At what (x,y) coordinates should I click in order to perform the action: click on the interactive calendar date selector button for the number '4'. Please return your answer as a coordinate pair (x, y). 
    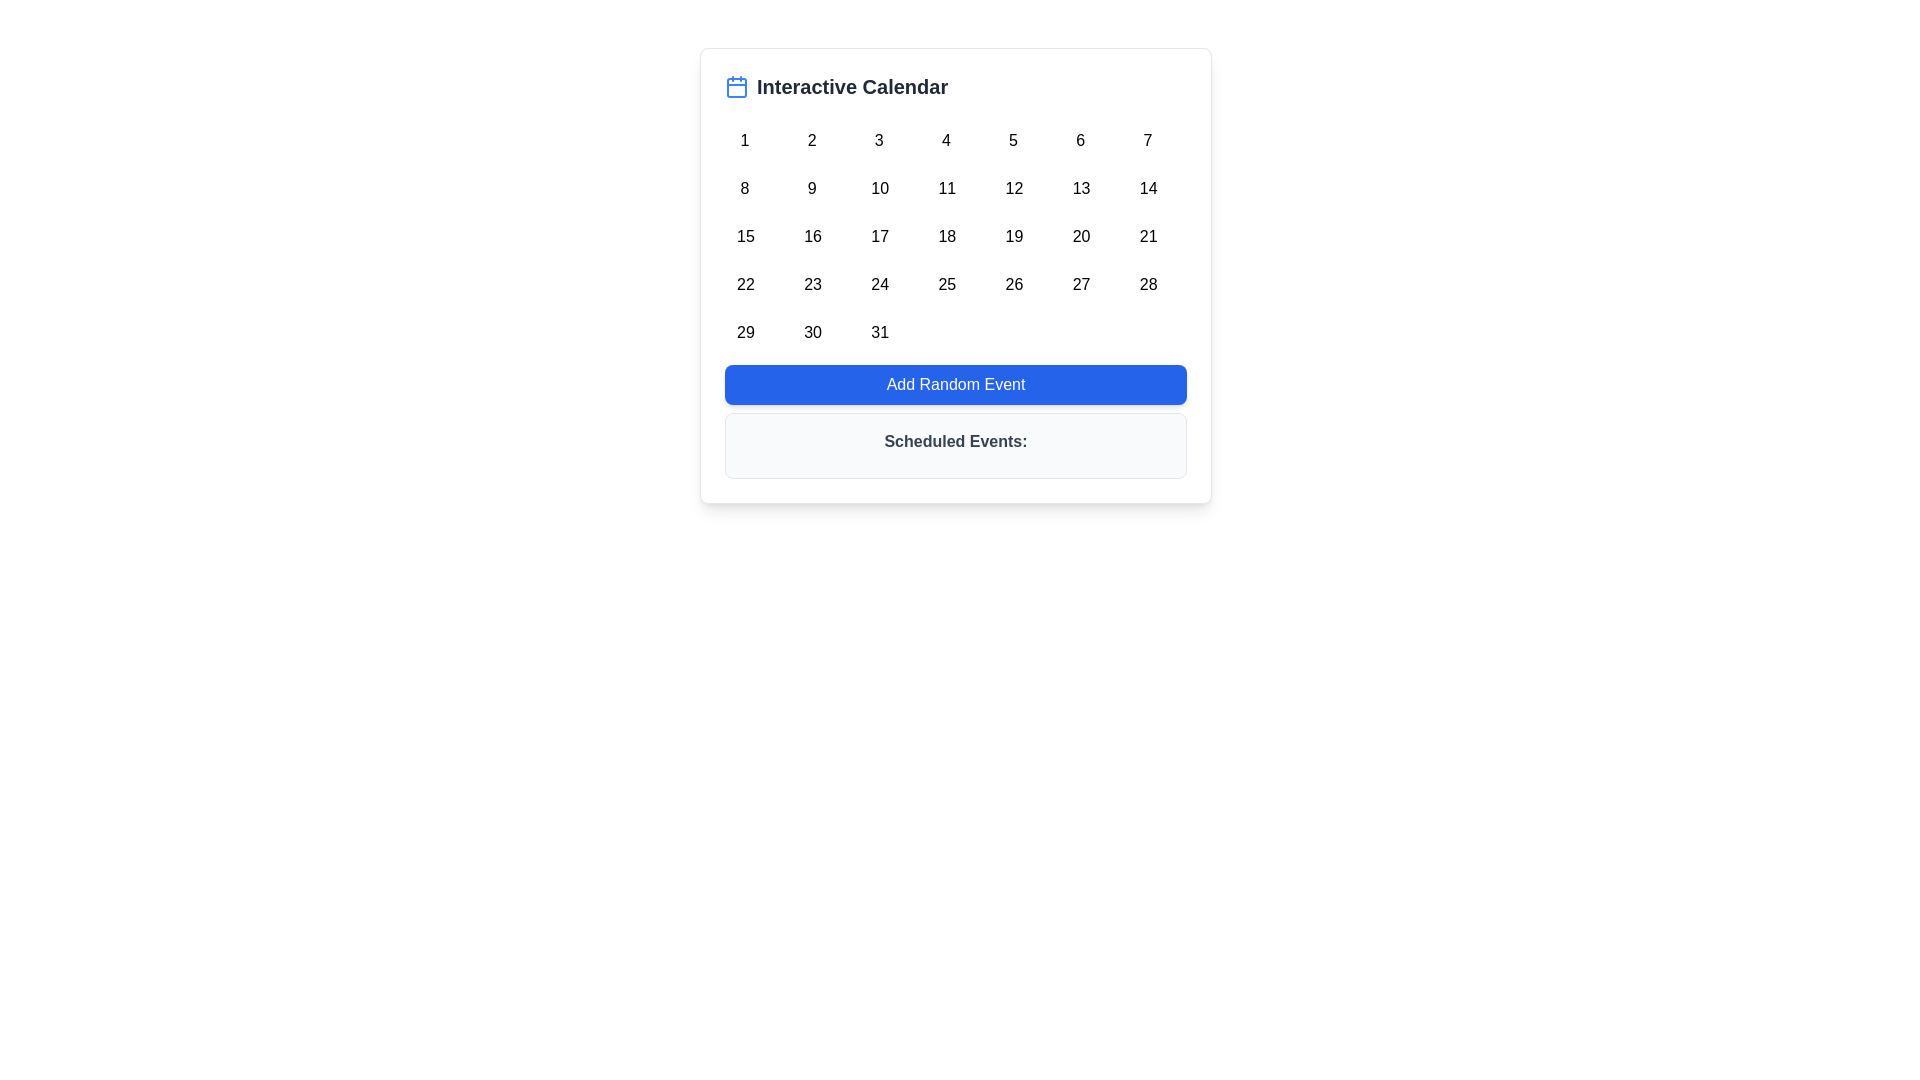
    Looking at the image, I should click on (945, 136).